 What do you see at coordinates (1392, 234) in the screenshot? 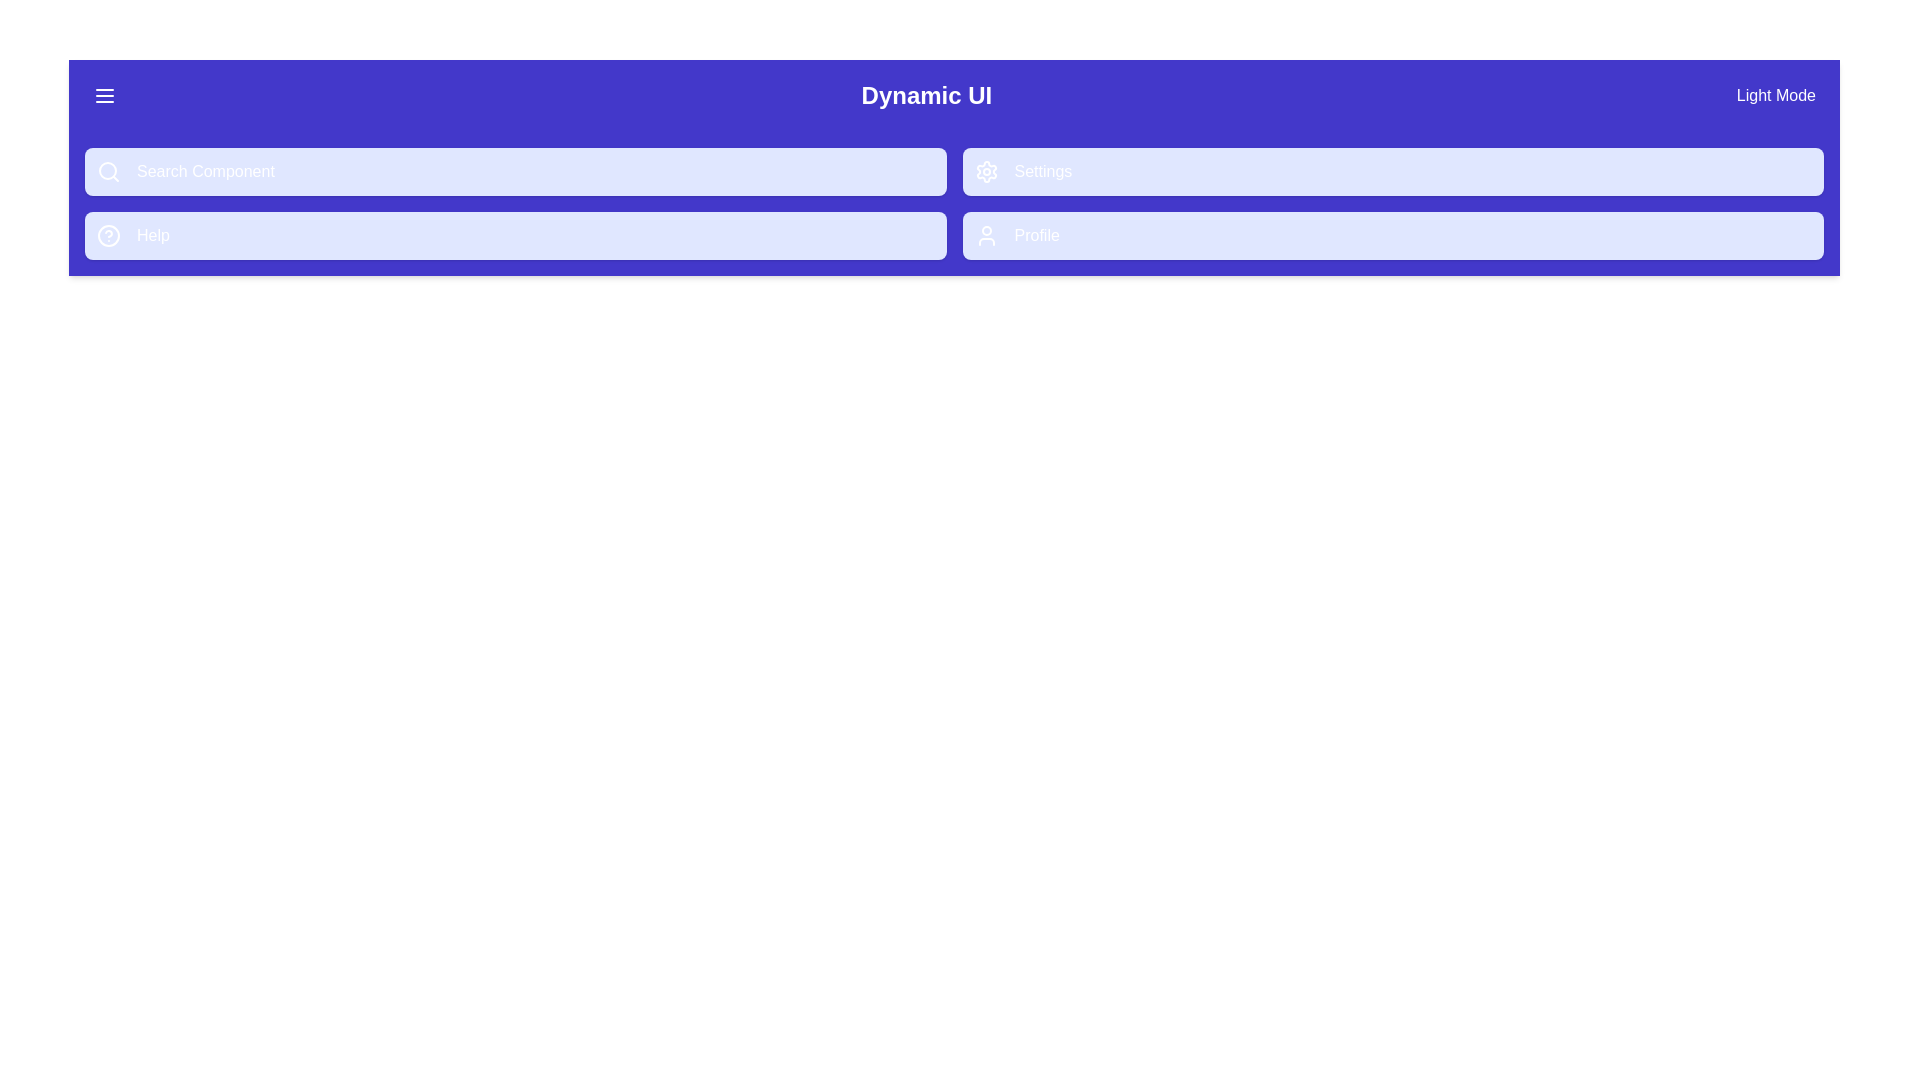
I see `the menu option Profile from the menu` at bounding box center [1392, 234].